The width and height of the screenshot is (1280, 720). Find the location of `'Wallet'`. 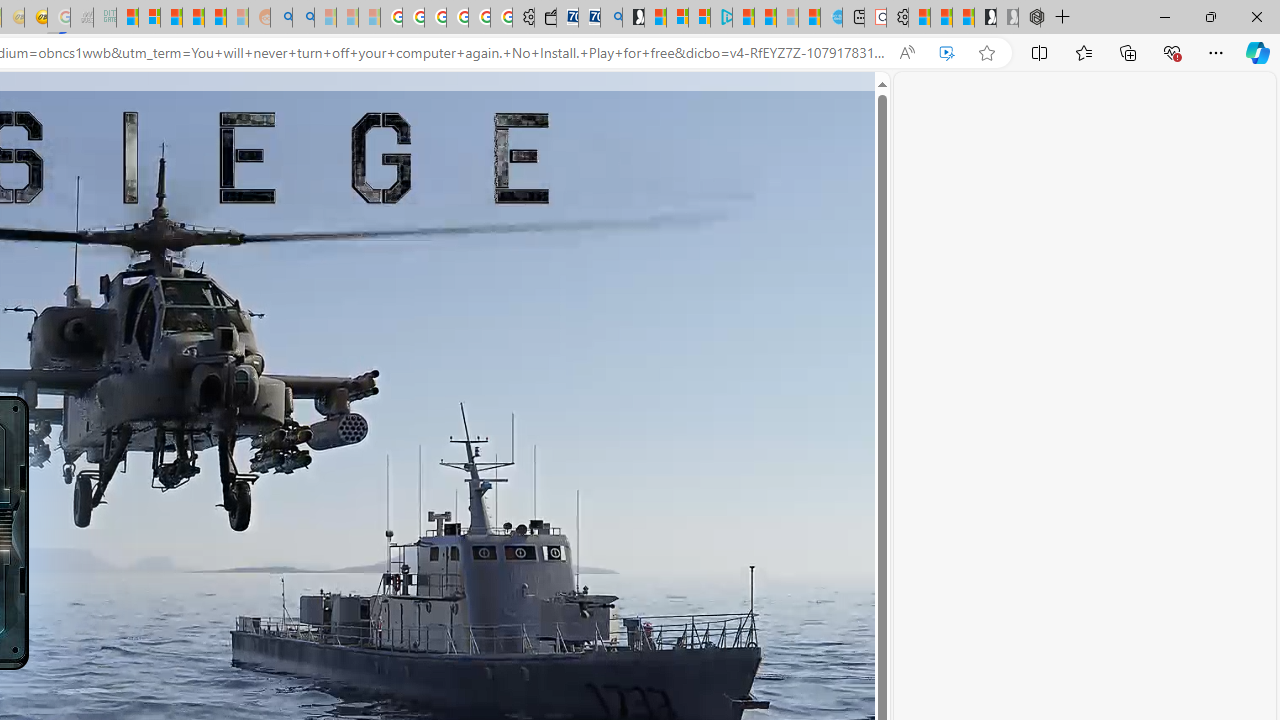

'Wallet' is located at coordinates (545, 17).